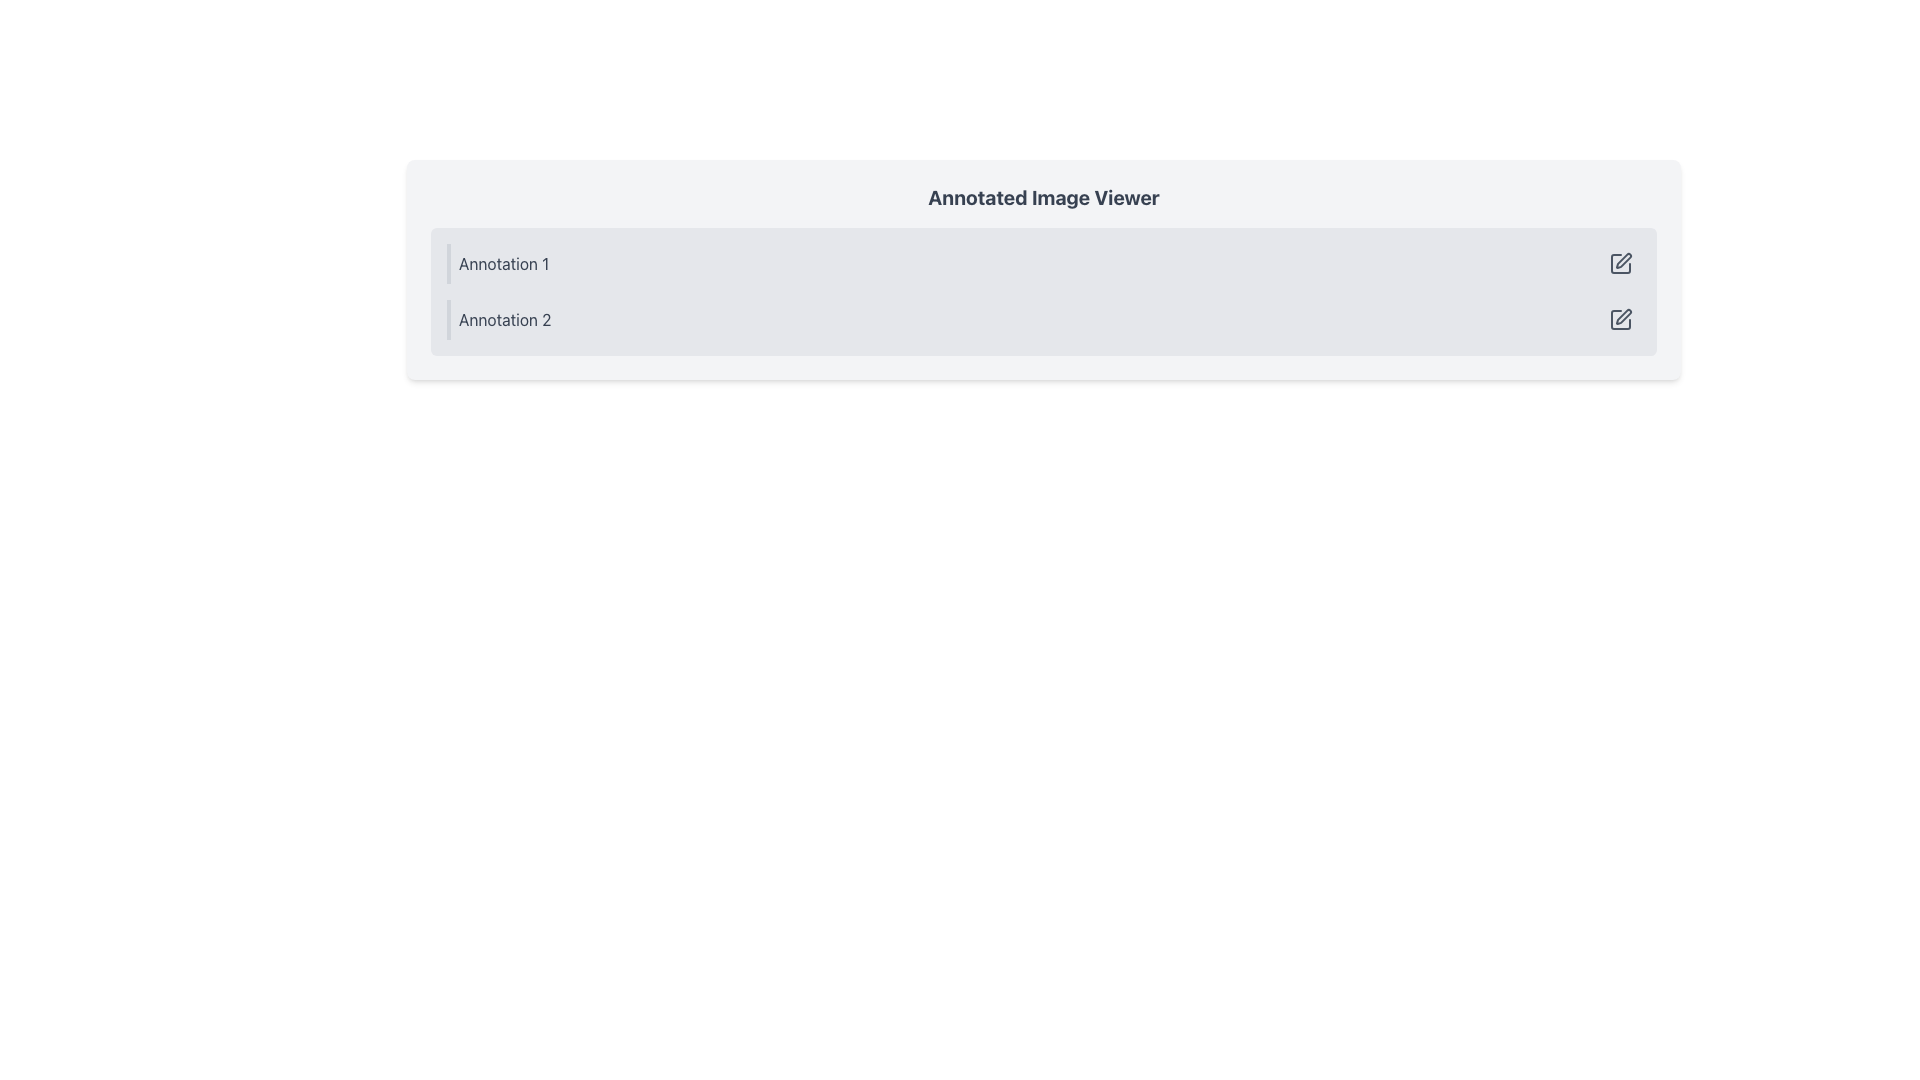 Image resolution: width=1920 pixels, height=1080 pixels. Describe the element at coordinates (1621, 262) in the screenshot. I see `the editing icon represented by a square or pen-square metaphor, located in the top-right corner of the content block` at that location.